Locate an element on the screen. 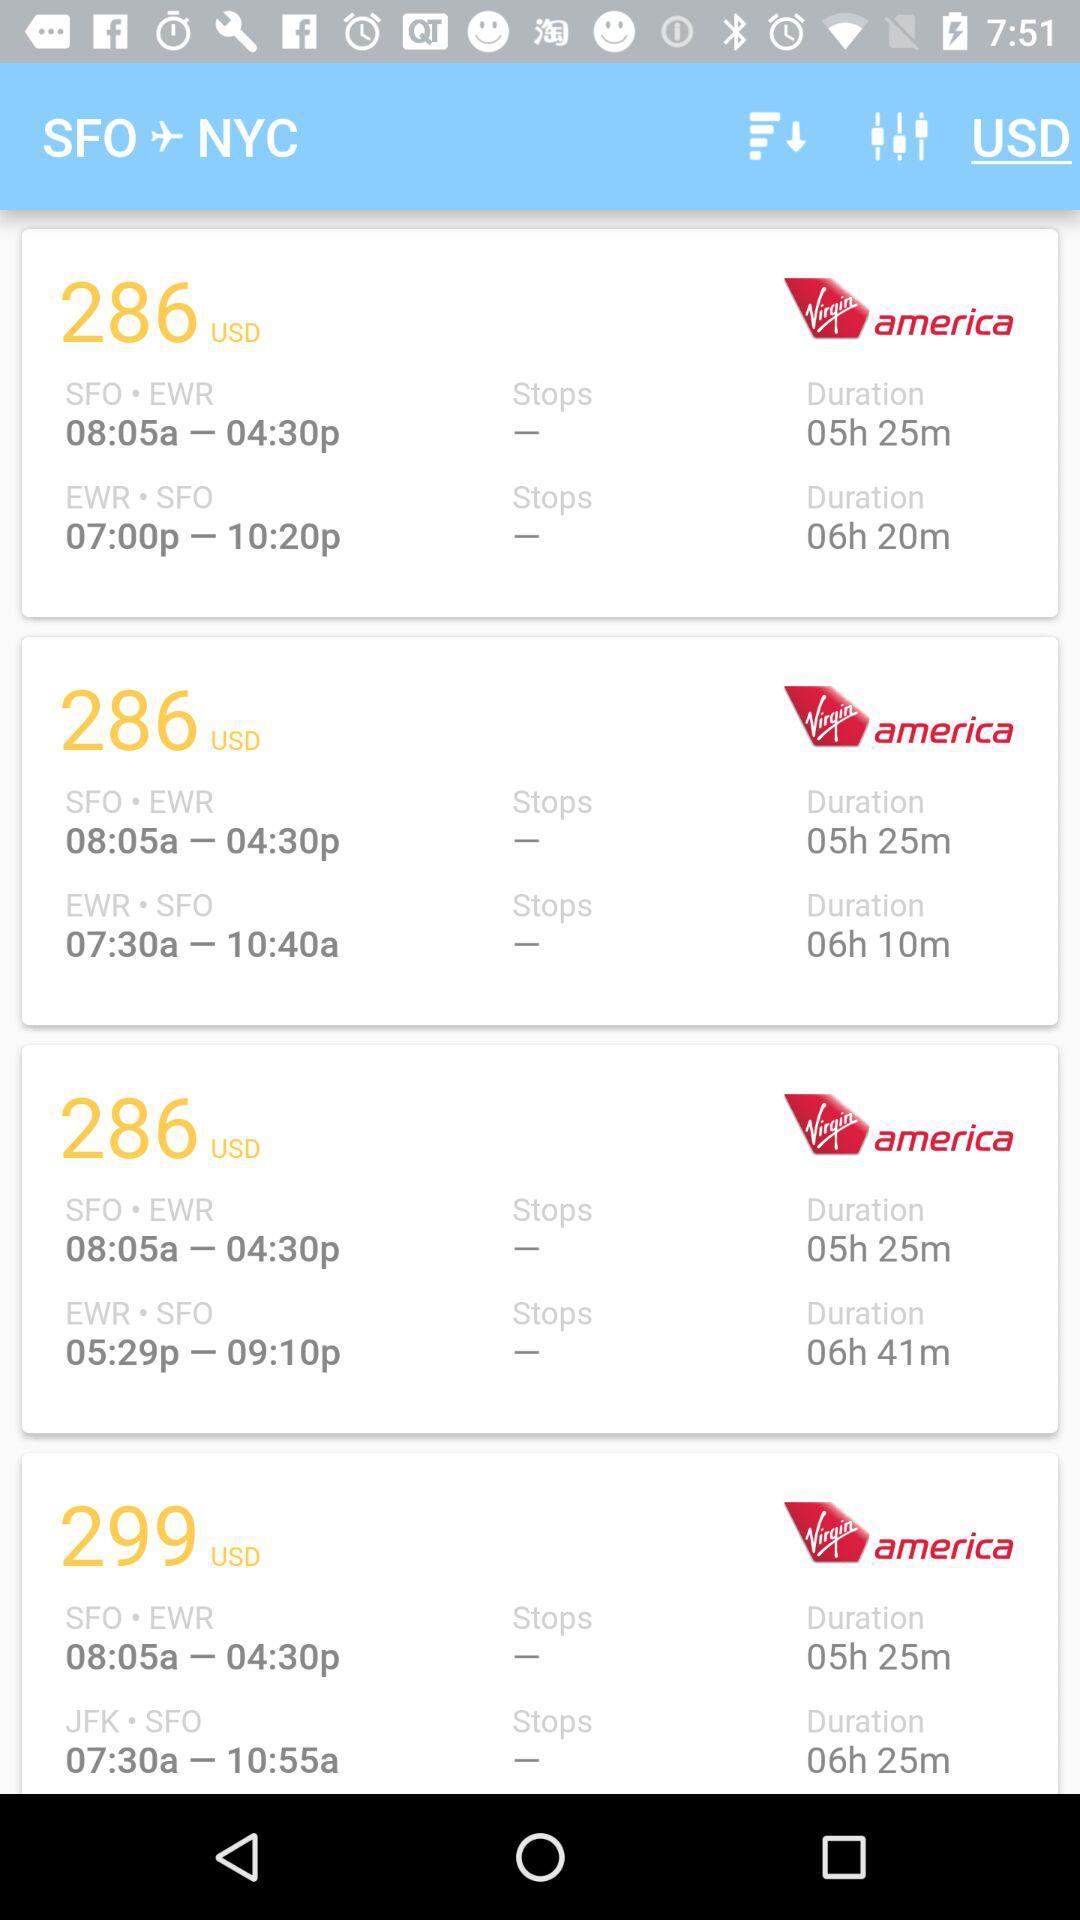 Image resolution: width=1080 pixels, height=1920 pixels. the icon next to the usd is located at coordinates (898, 135).